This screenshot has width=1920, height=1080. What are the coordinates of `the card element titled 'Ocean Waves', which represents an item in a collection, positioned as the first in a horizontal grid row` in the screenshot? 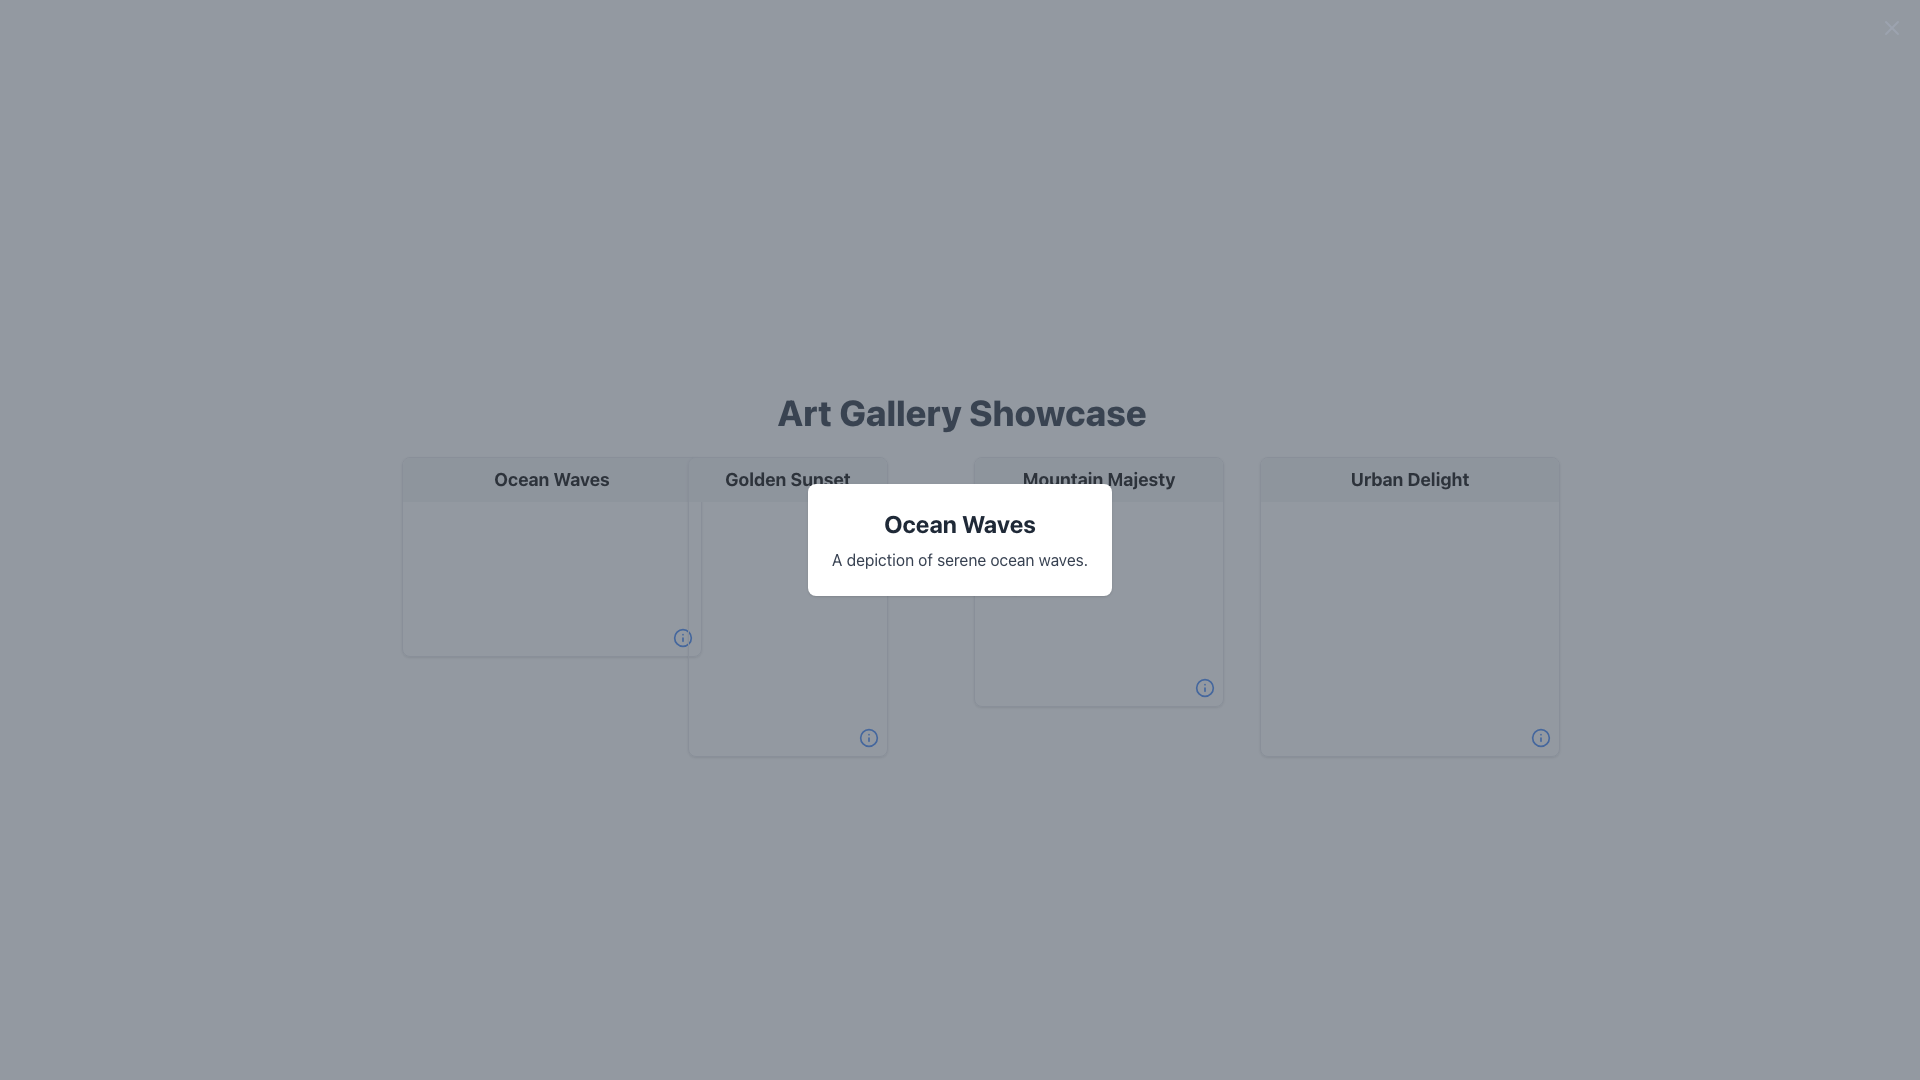 It's located at (552, 556).